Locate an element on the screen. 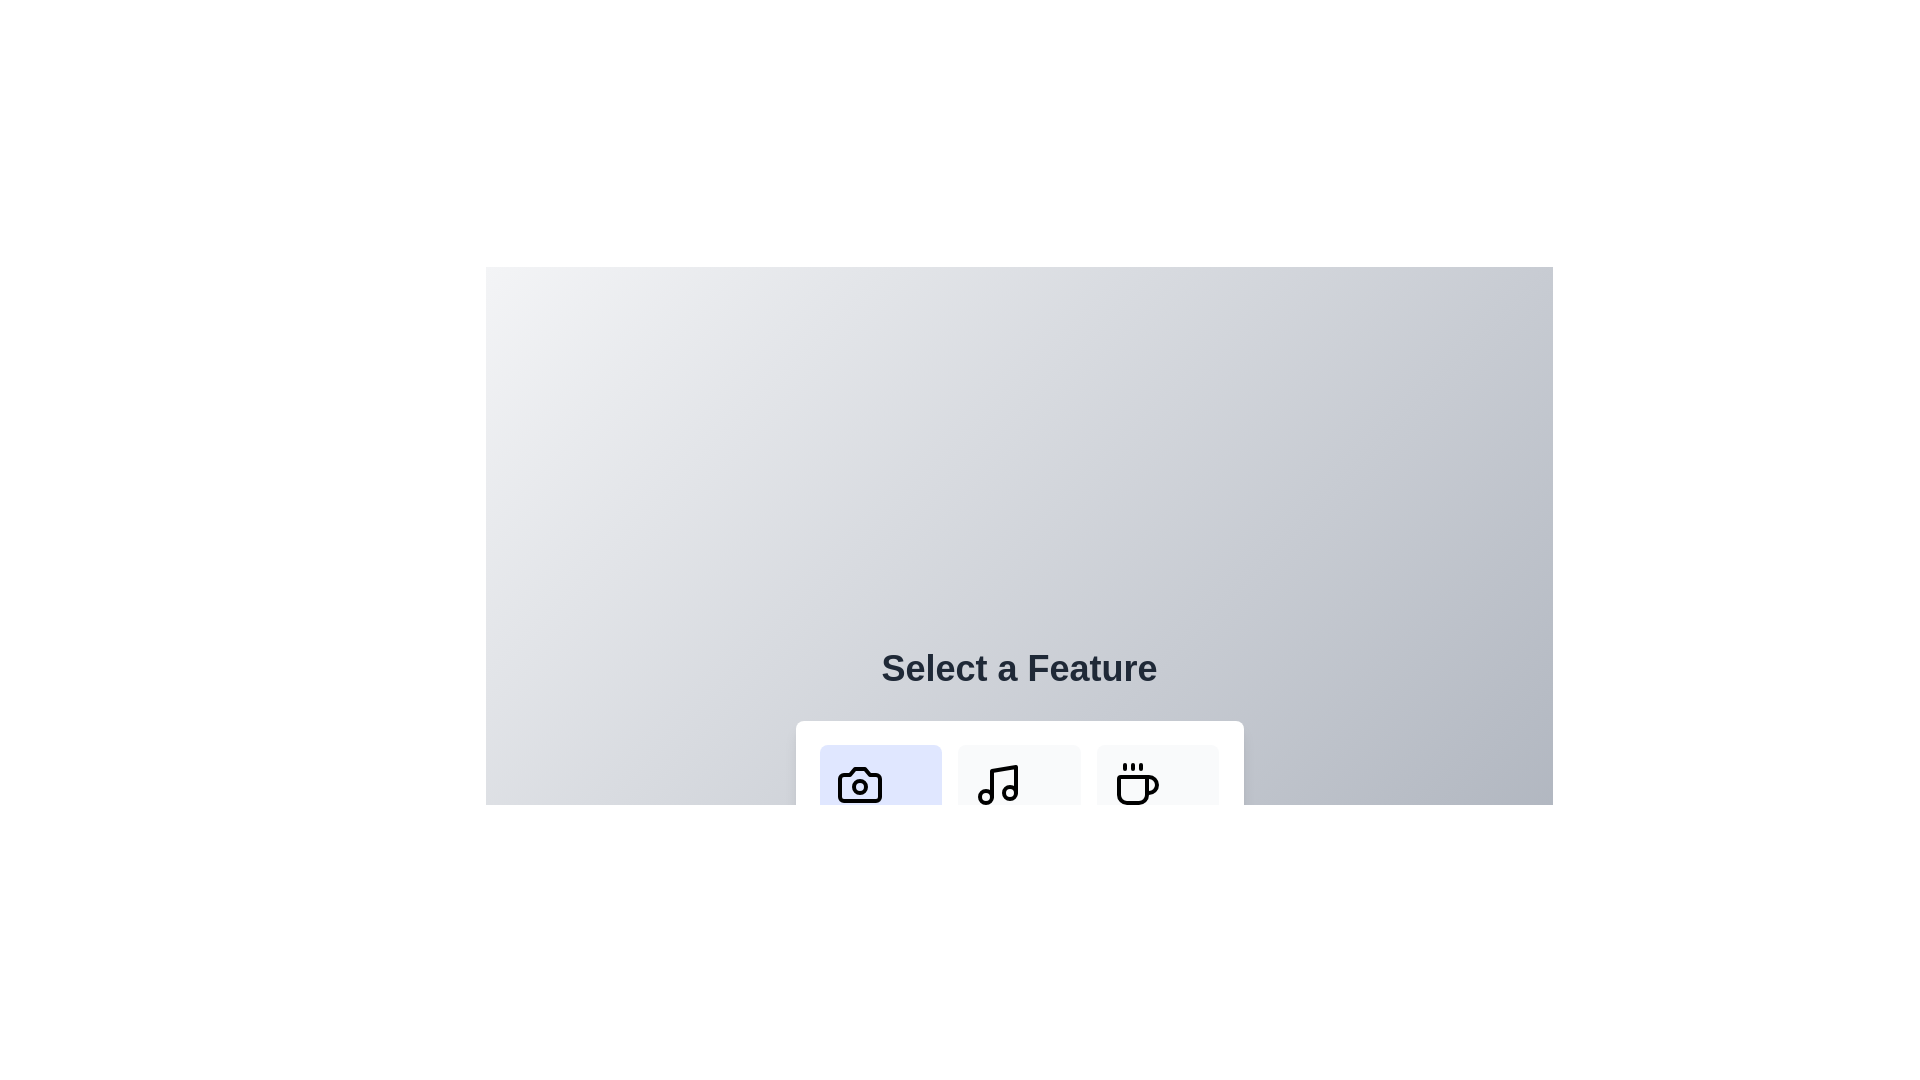 This screenshot has width=1920, height=1080. the small circular icon within the SVG graphic that is located at the center of the camera icon is located at coordinates (859, 785).